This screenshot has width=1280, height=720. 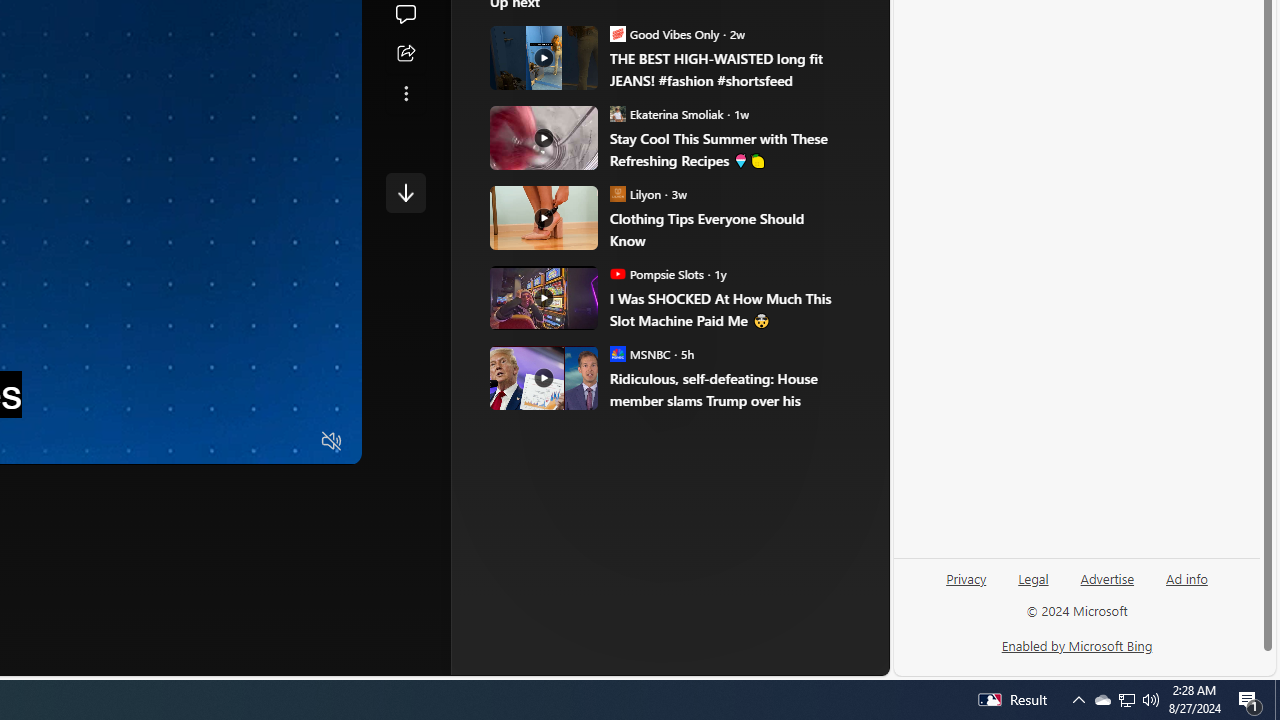 I want to click on 'Good Vibes Only', so click(x=617, y=33).